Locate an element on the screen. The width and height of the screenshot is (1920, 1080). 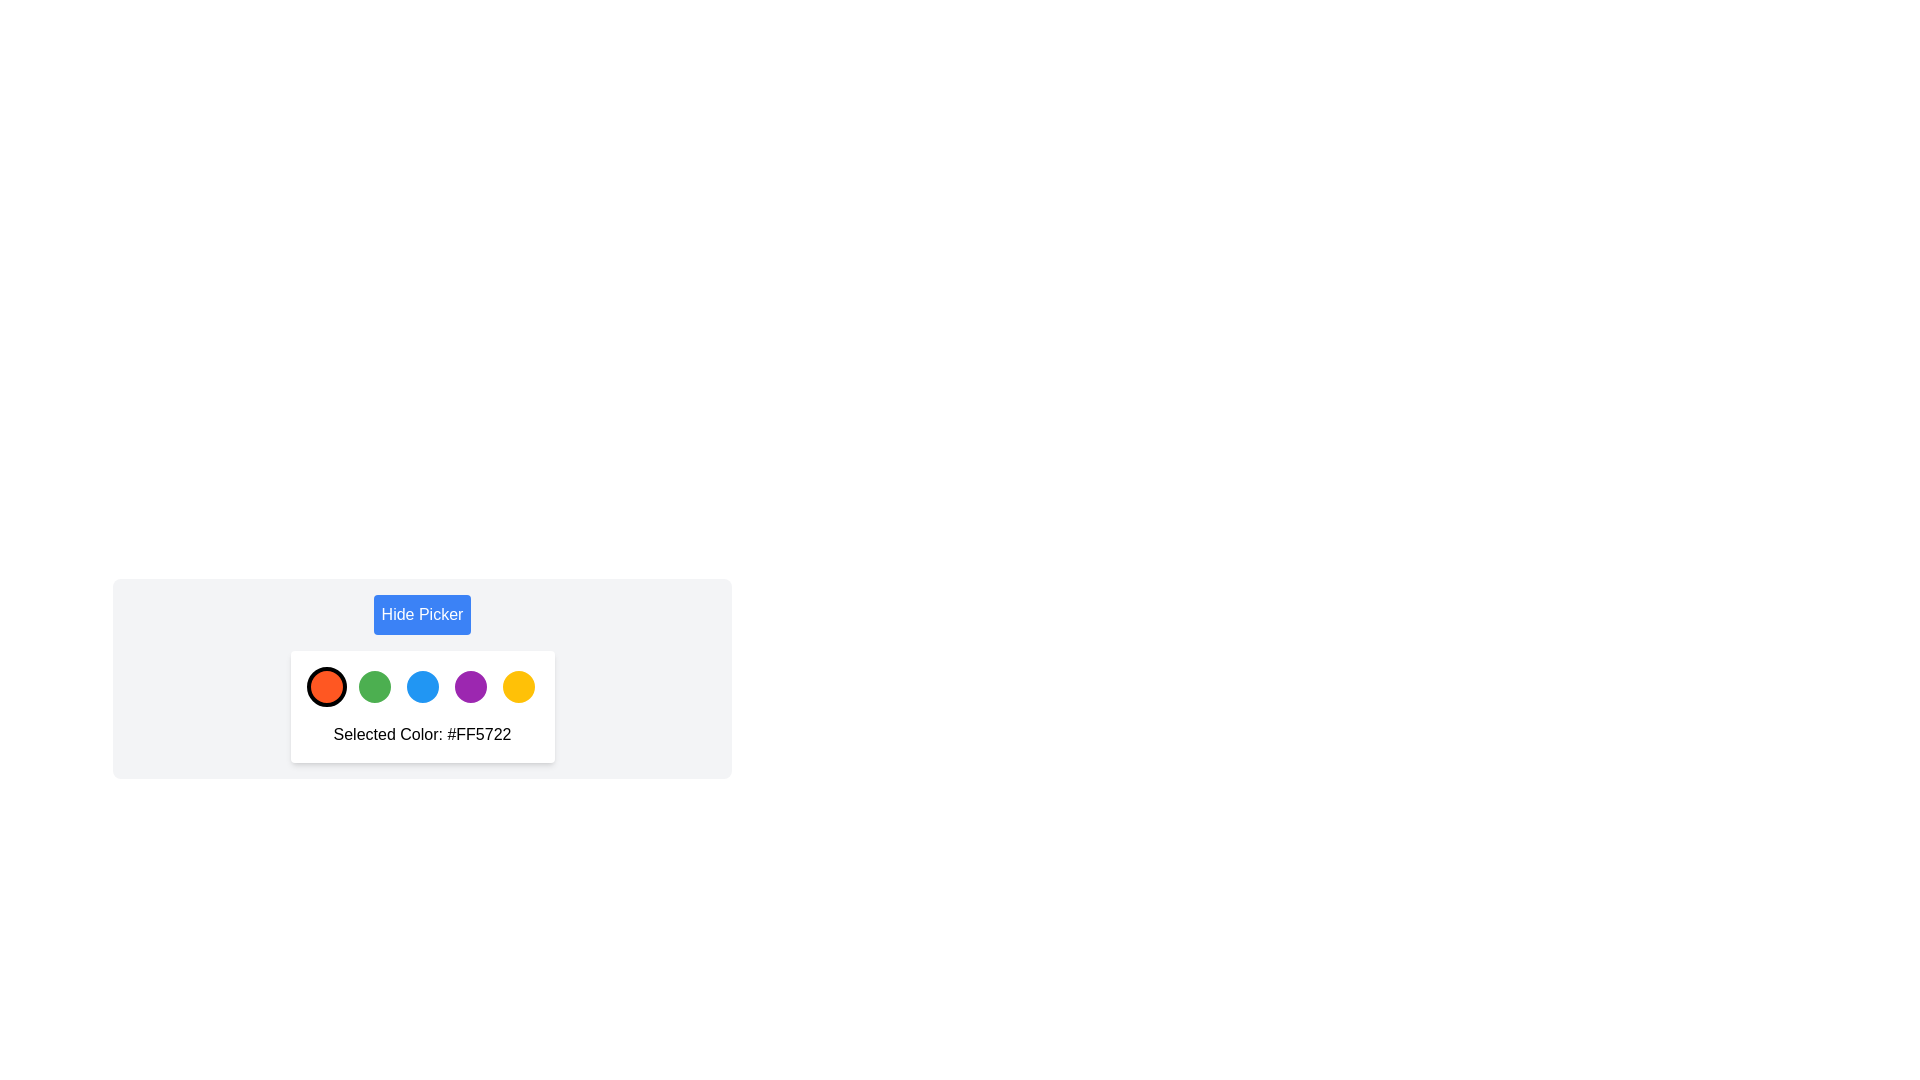
the first circular color selection button located in a horizontal row beneath the 'Hide Picker' button is located at coordinates (326, 685).